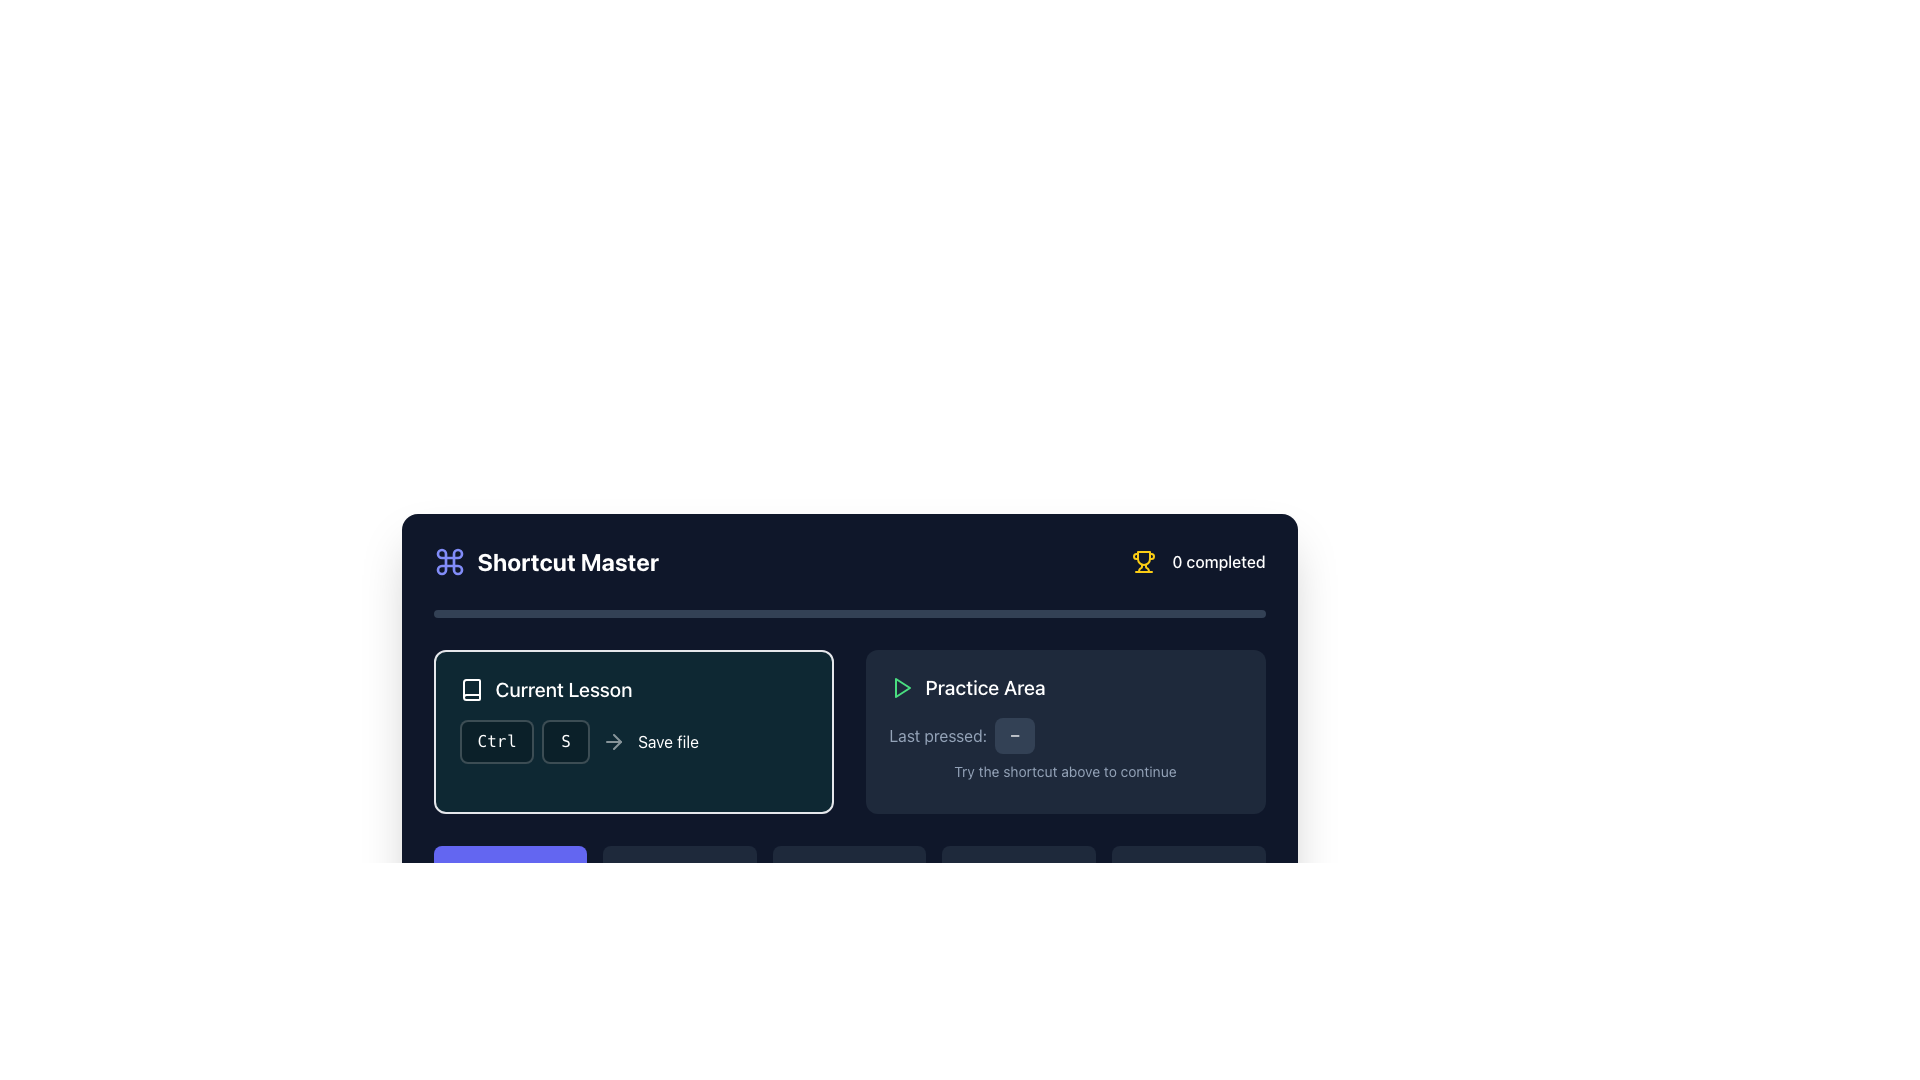 The image size is (1920, 1080). What do you see at coordinates (510, 873) in the screenshot?
I see `the leftmost indigo button with a play icon at its center` at bounding box center [510, 873].